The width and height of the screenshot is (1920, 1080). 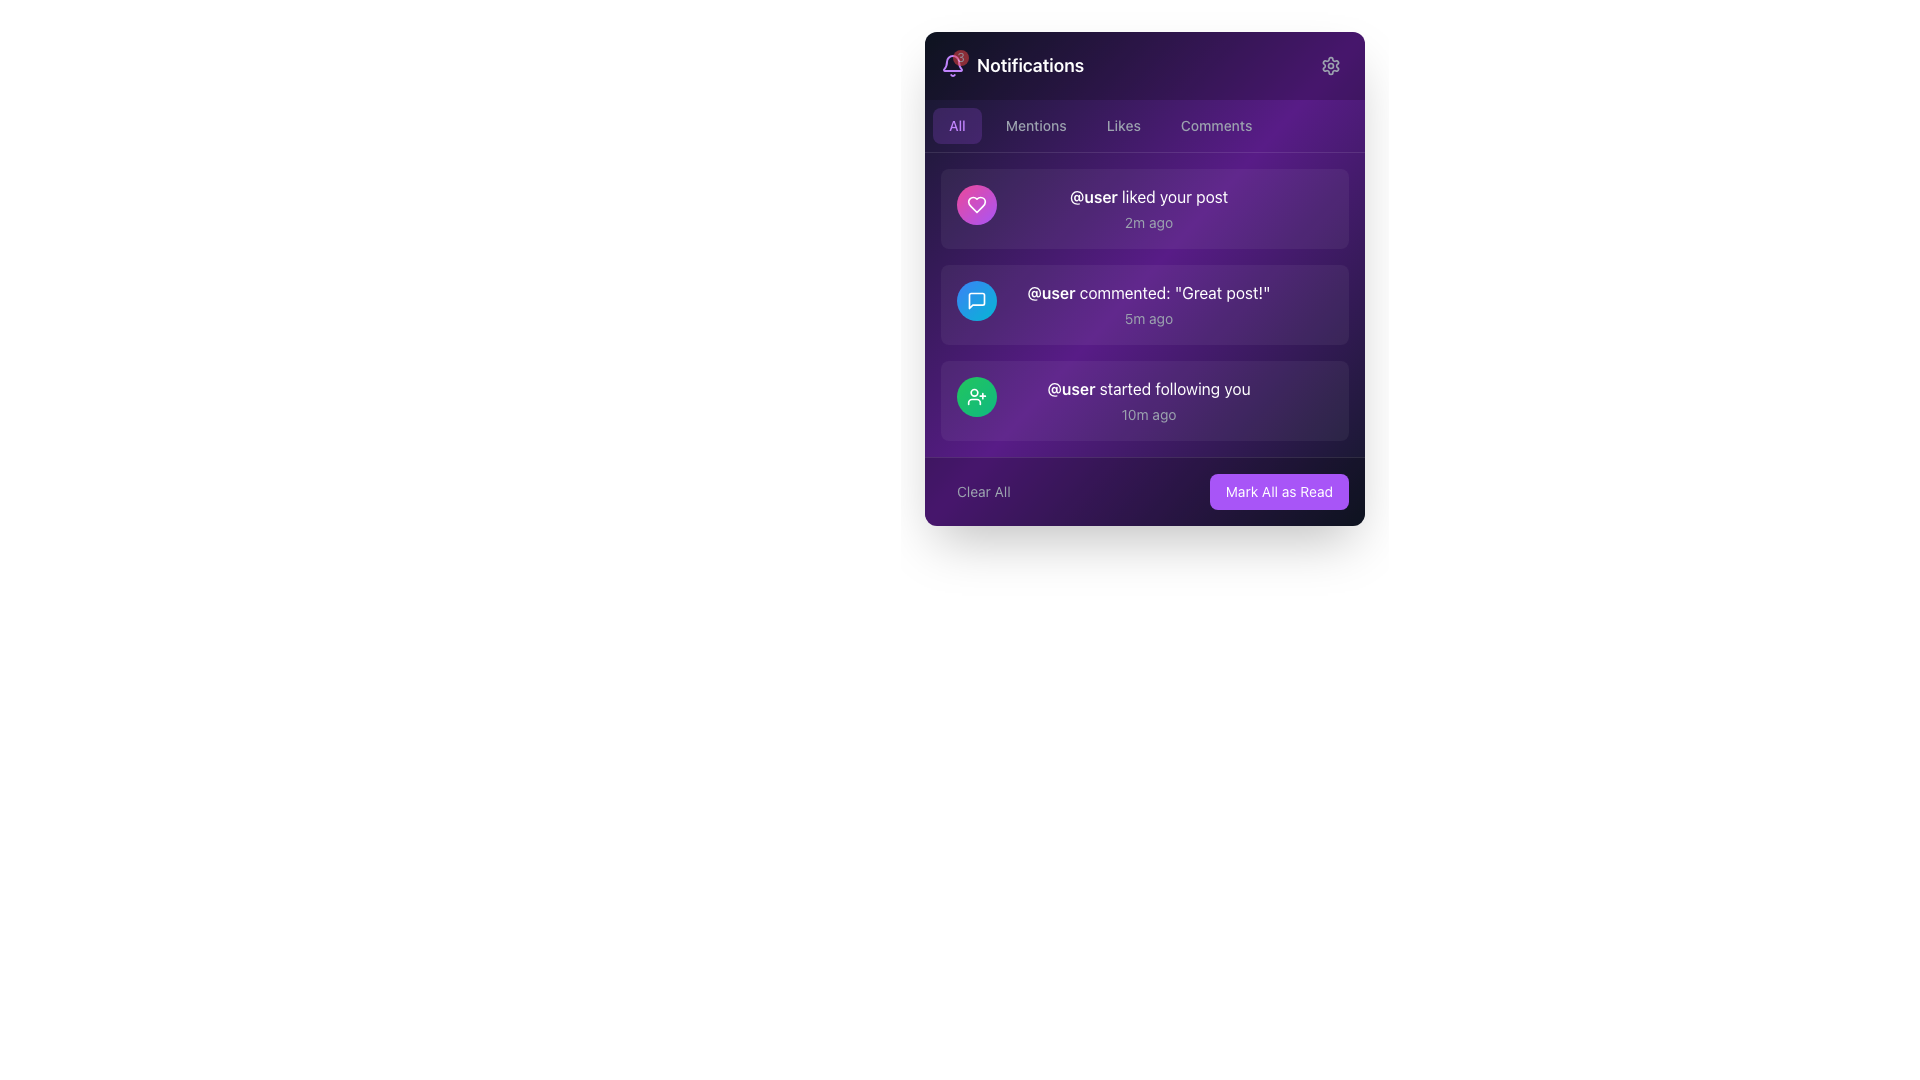 What do you see at coordinates (1330, 64) in the screenshot?
I see `the circular cogwheel icon button located at the top-right corner of the notification panel` at bounding box center [1330, 64].